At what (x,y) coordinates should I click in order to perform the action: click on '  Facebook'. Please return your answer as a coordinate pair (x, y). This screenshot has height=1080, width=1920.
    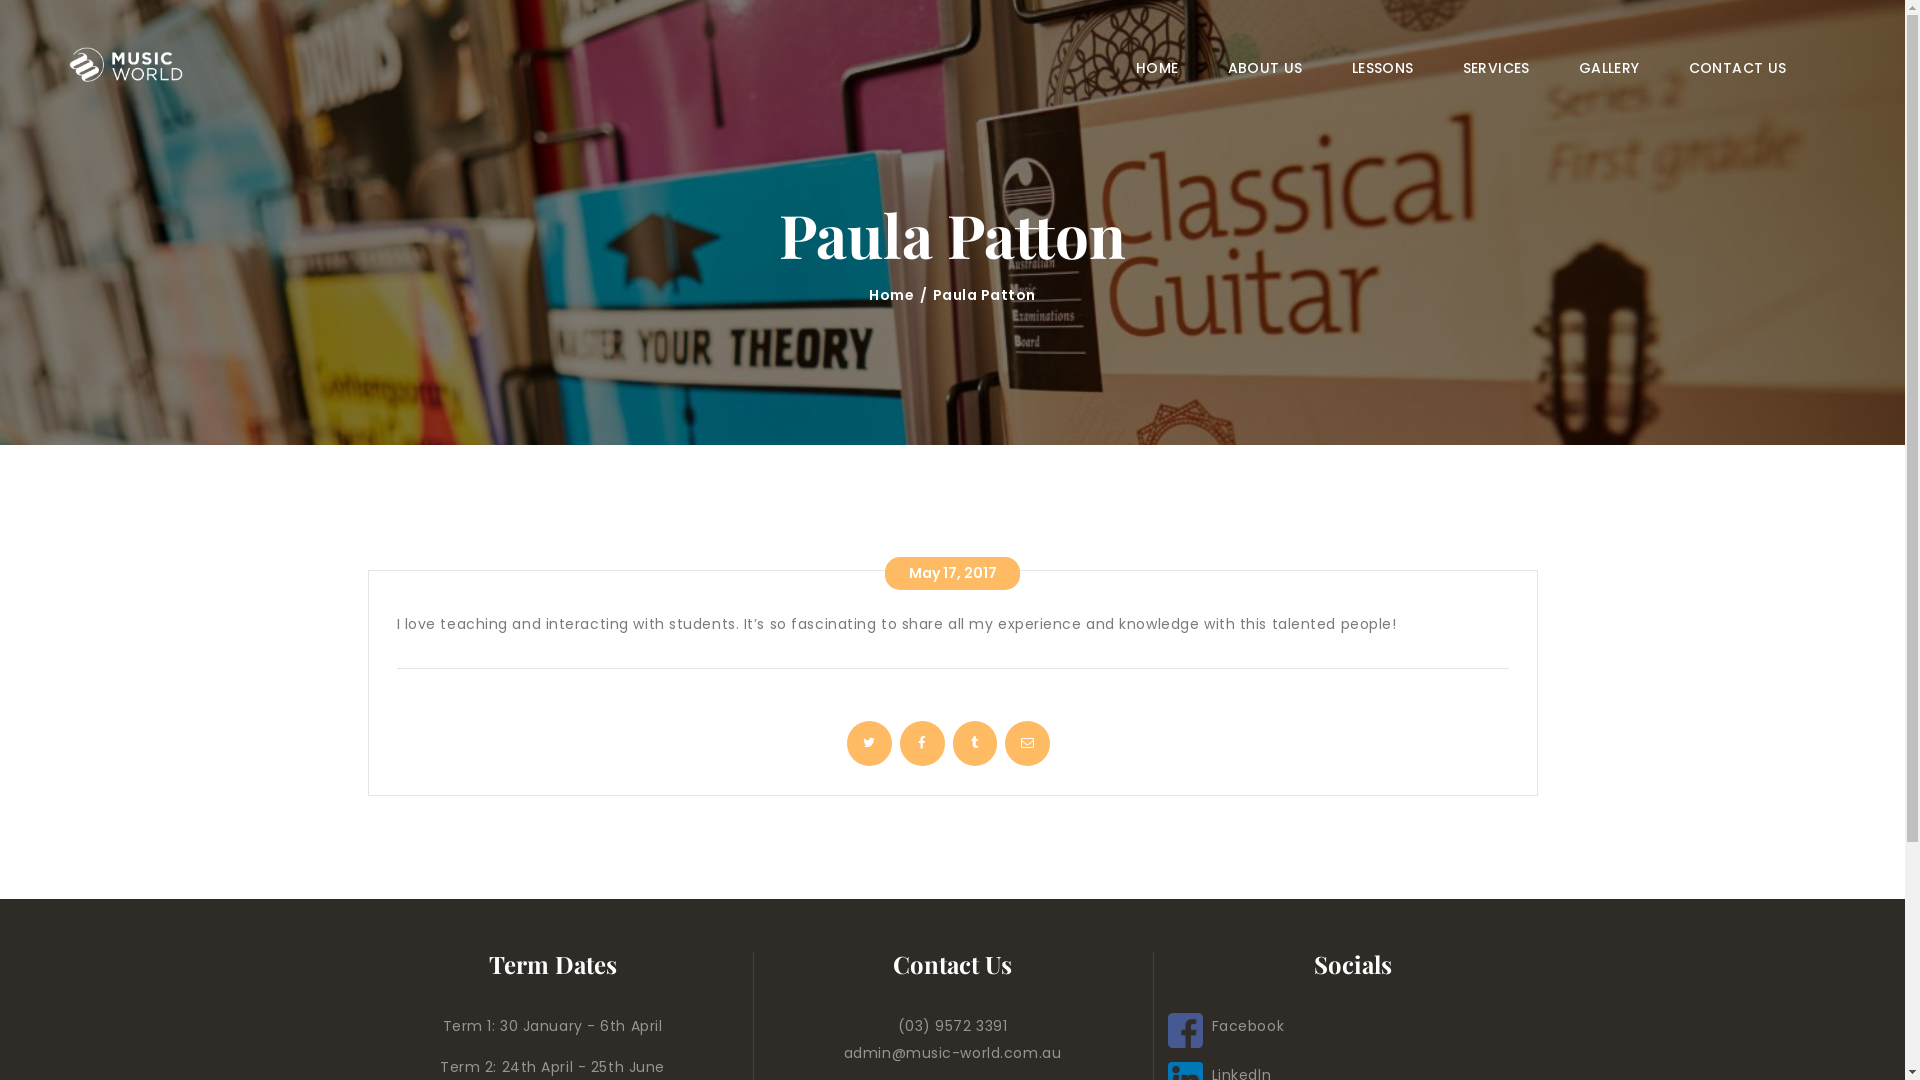
    Looking at the image, I should click on (1225, 1026).